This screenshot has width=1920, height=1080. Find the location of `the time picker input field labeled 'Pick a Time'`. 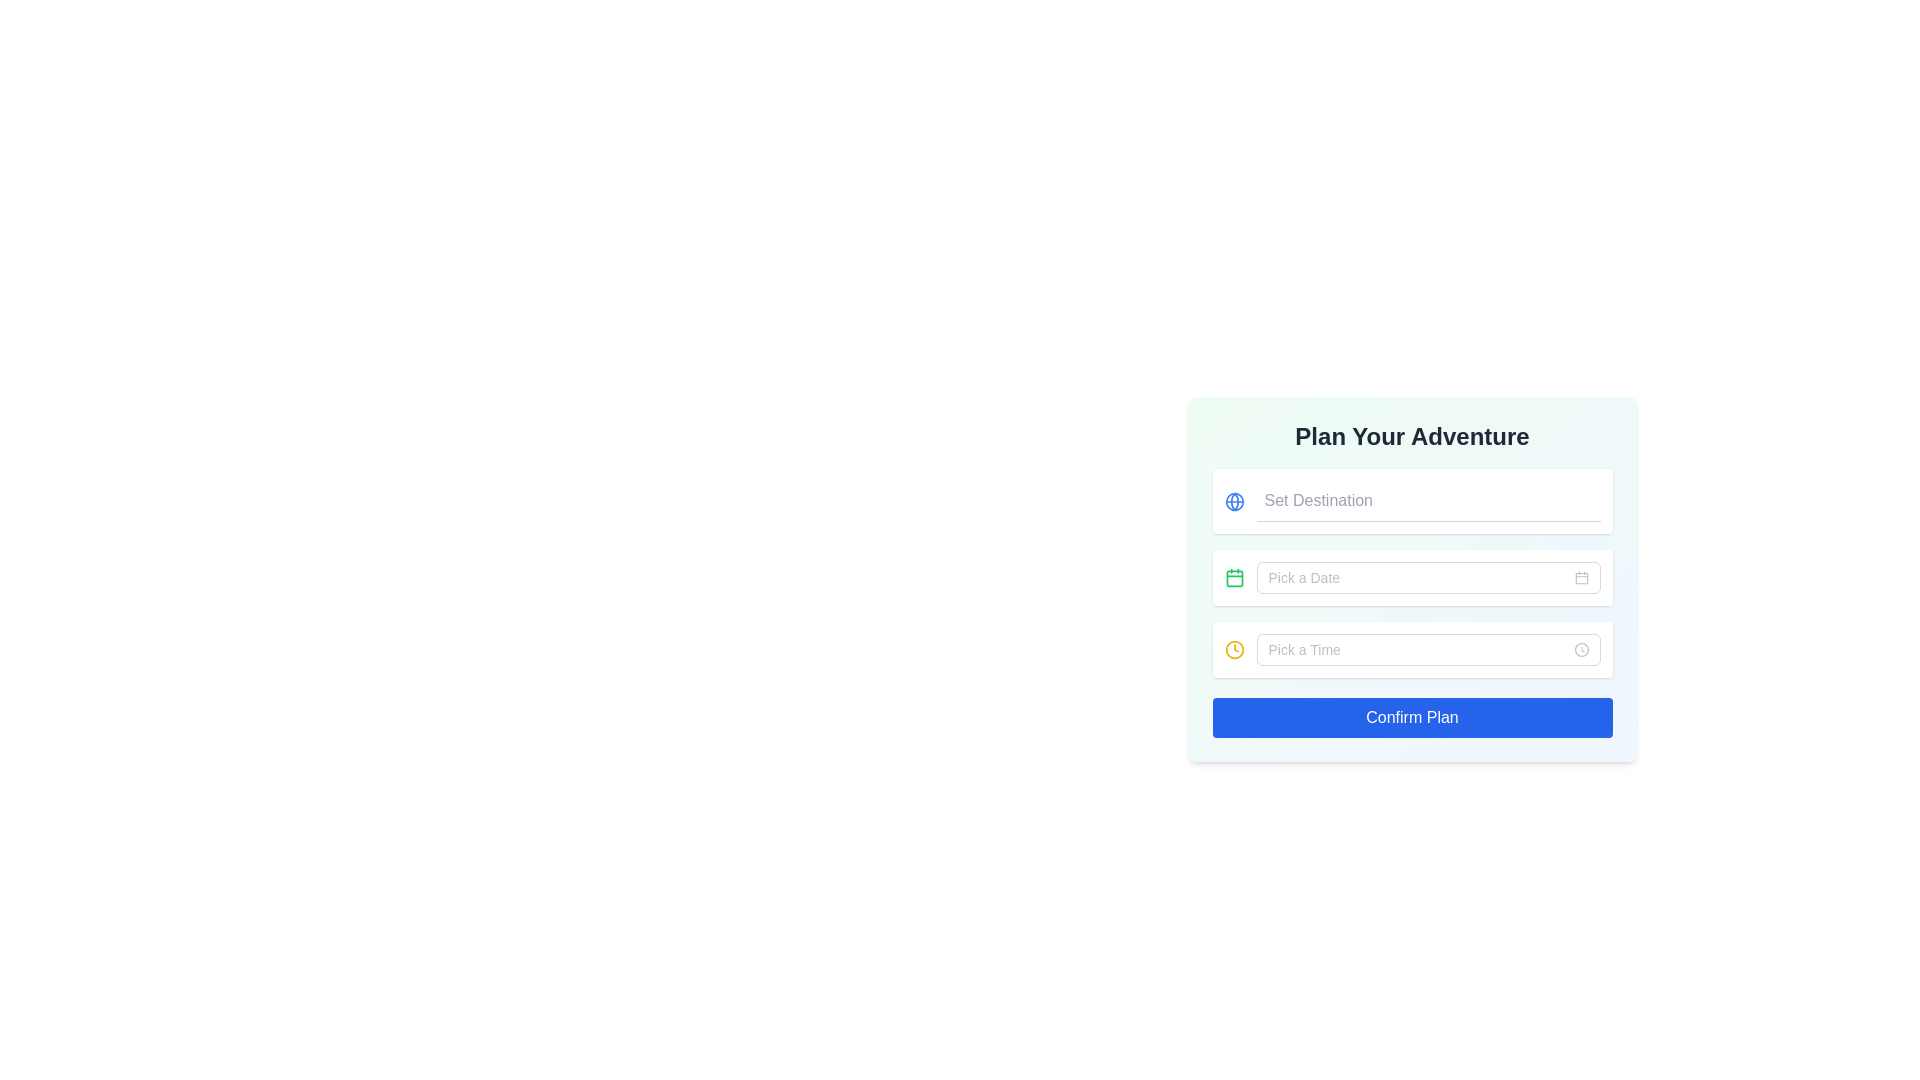

the time picker input field labeled 'Pick a Time' is located at coordinates (1427, 650).